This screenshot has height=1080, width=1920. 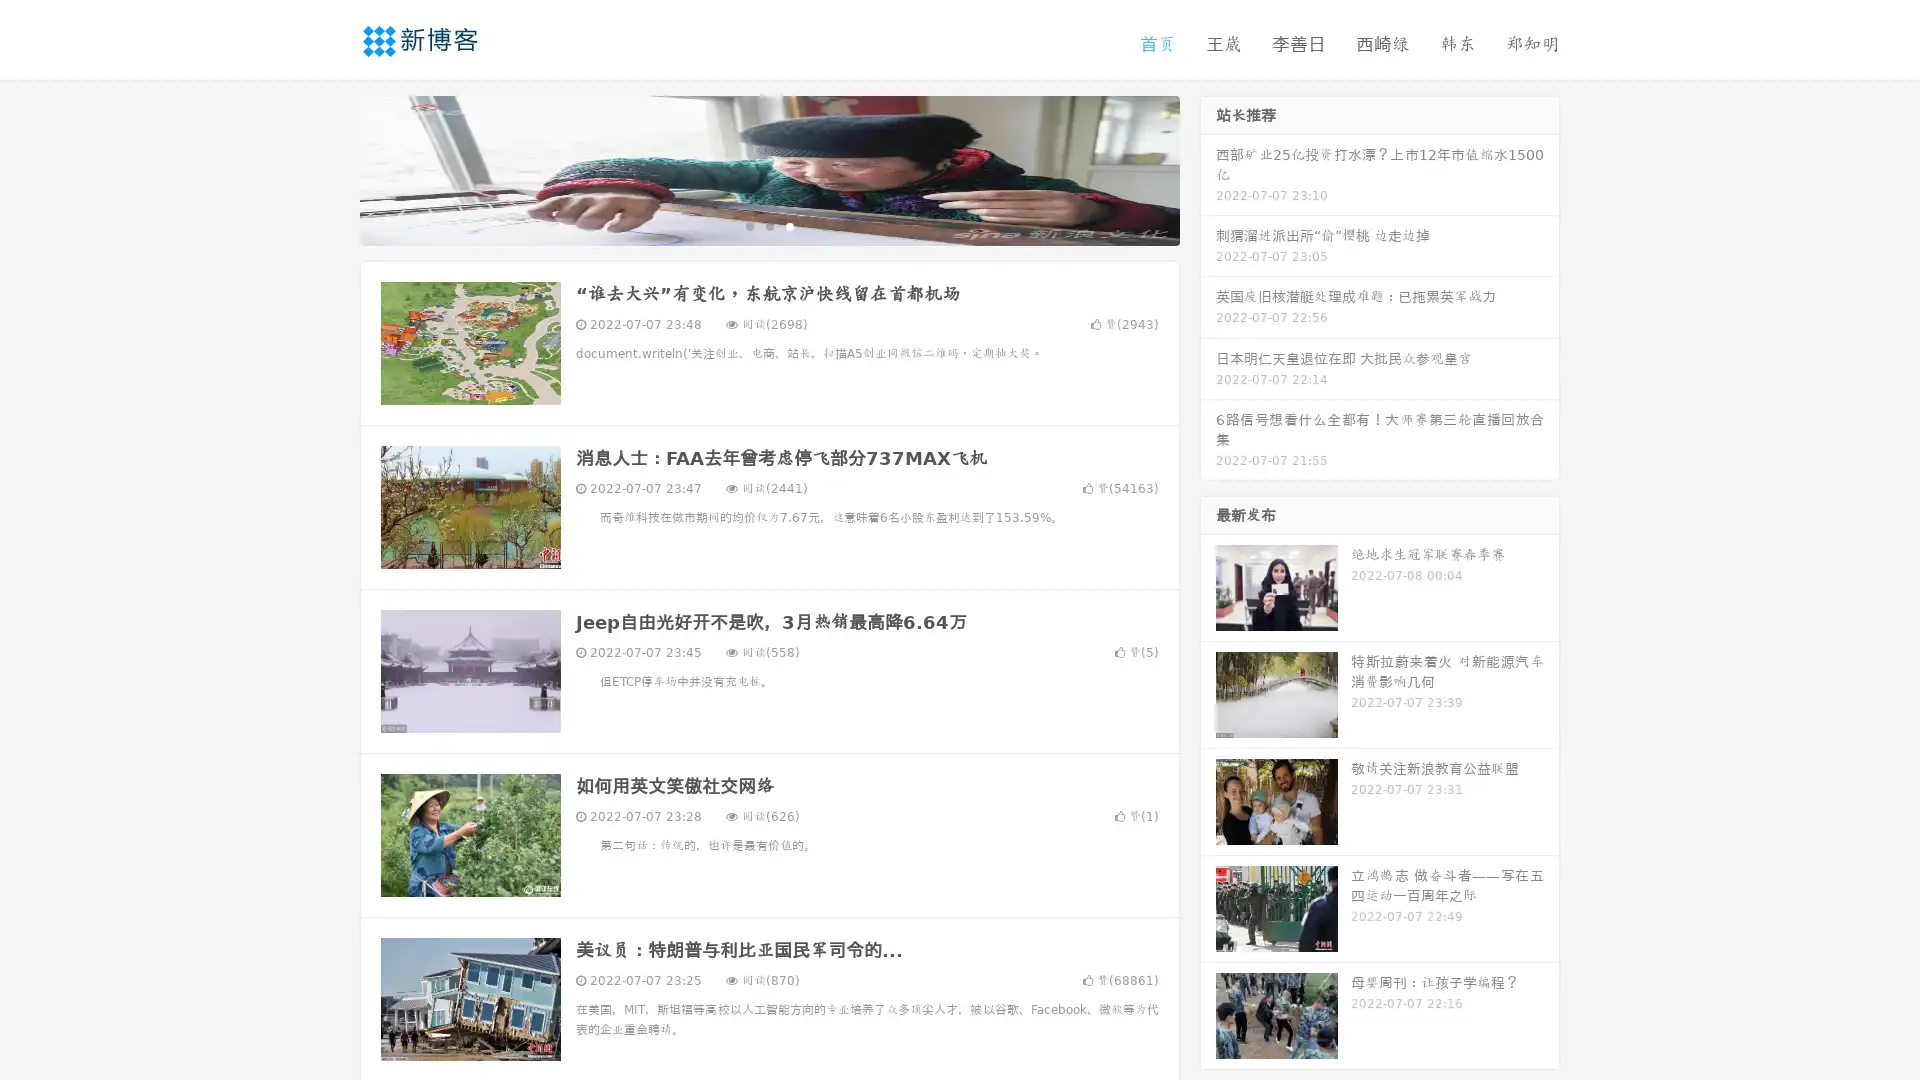 I want to click on Go to slide 3, so click(x=789, y=225).